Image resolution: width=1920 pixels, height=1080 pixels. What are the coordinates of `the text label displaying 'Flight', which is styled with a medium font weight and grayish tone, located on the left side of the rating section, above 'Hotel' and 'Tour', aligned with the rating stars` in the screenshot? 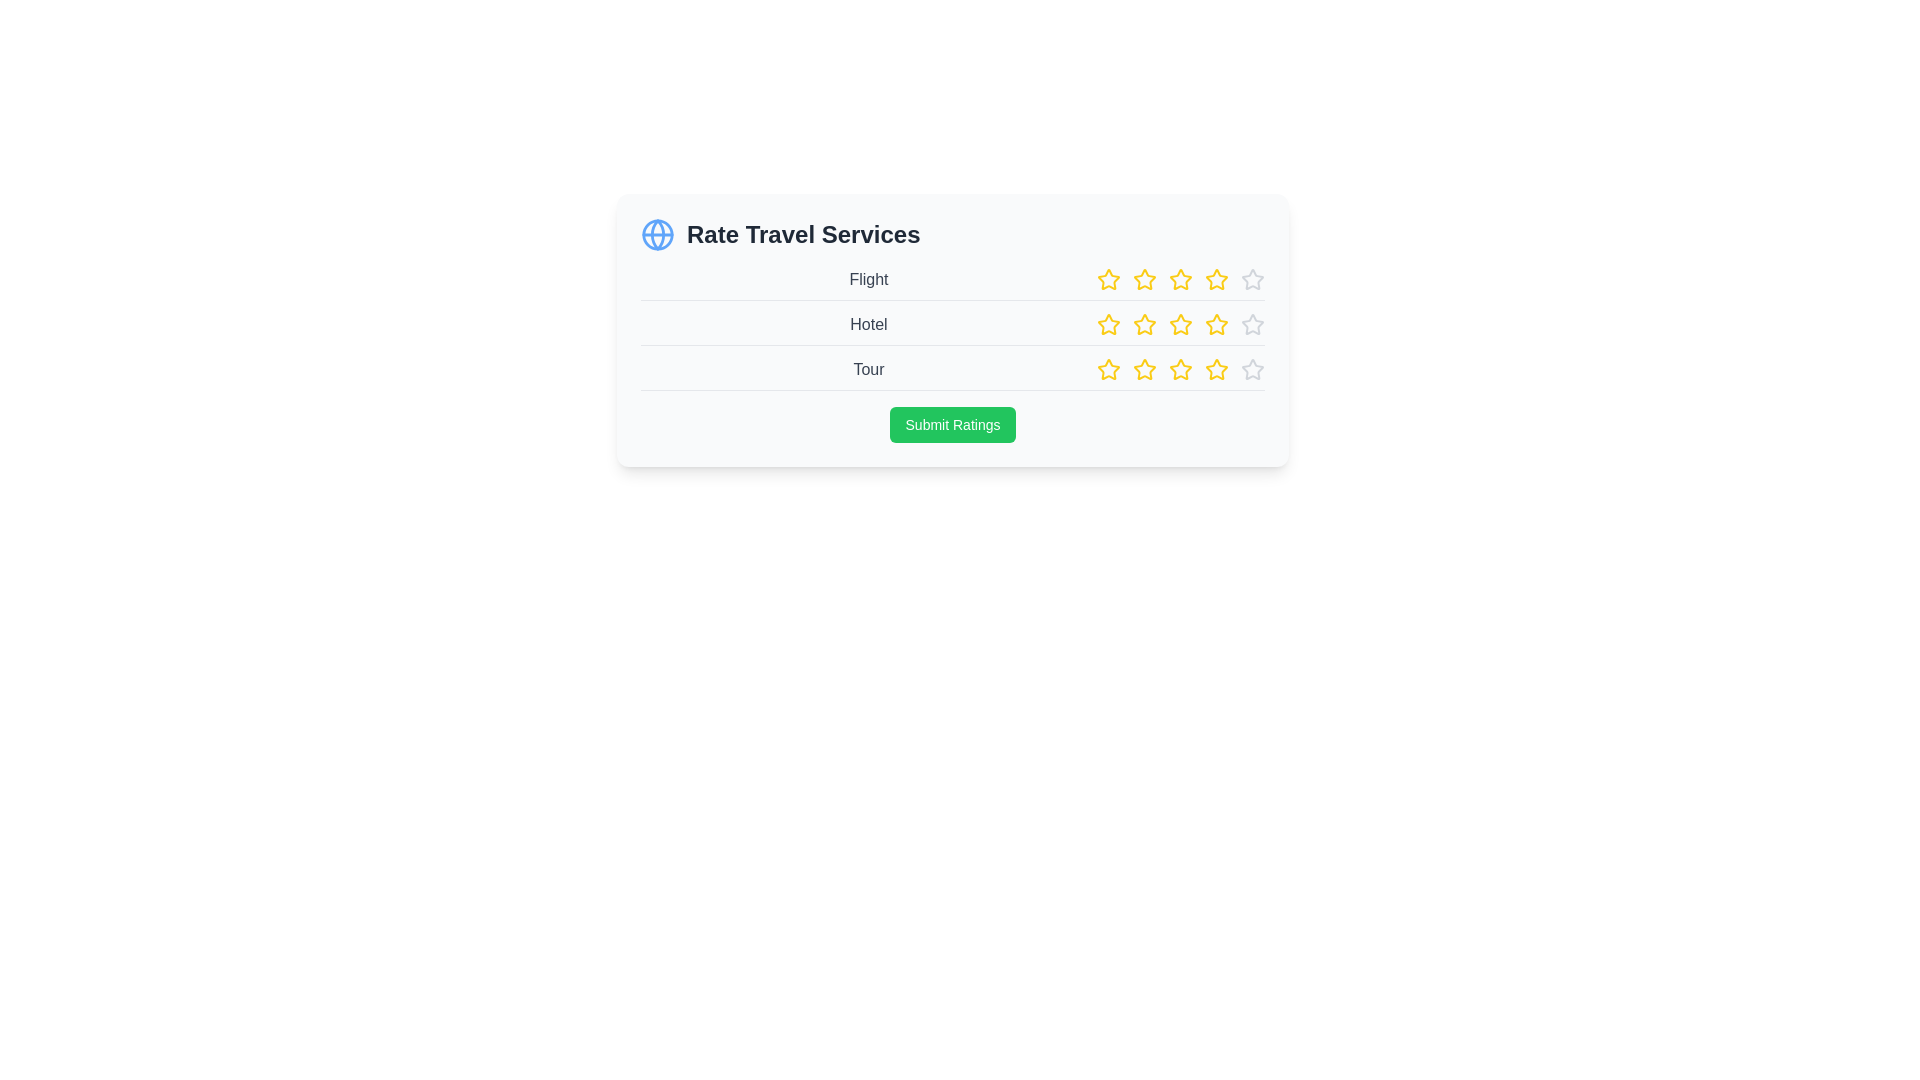 It's located at (868, 280).